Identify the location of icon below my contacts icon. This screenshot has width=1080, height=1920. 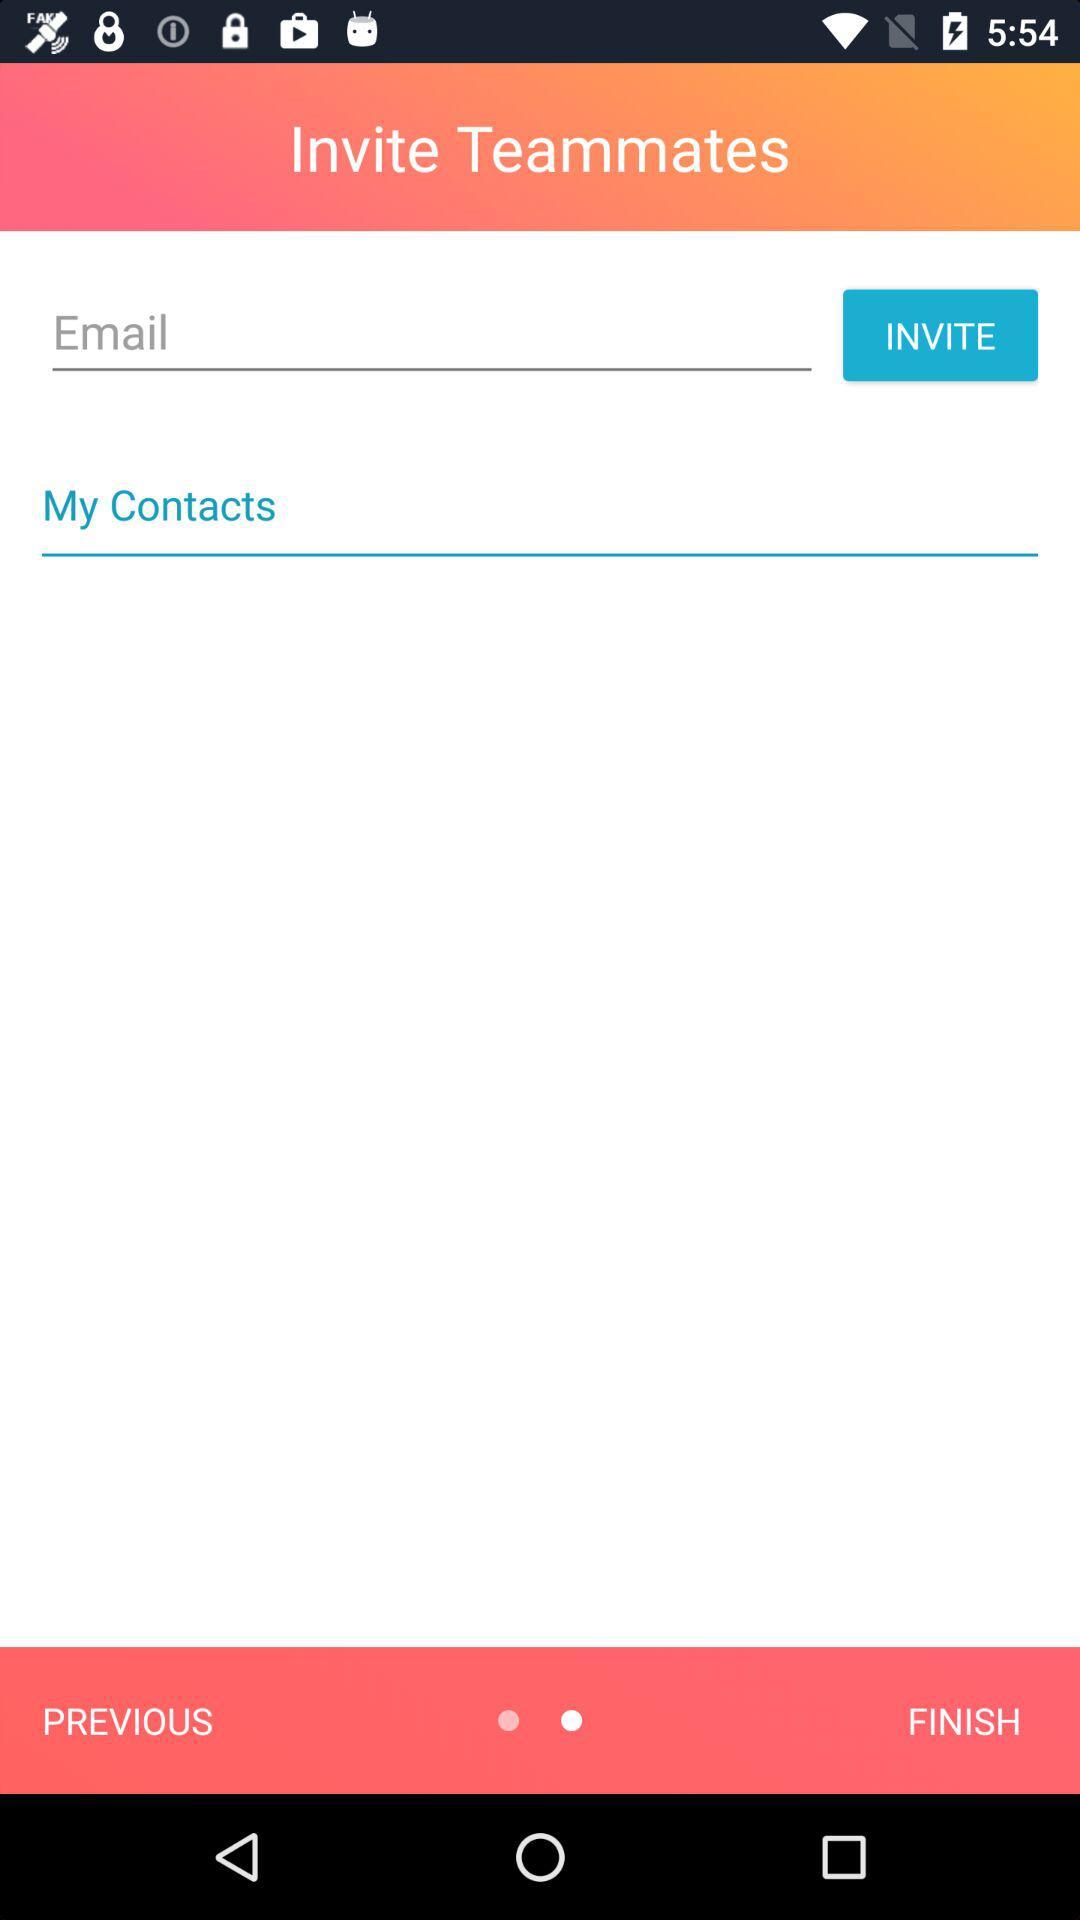
(540, 555).